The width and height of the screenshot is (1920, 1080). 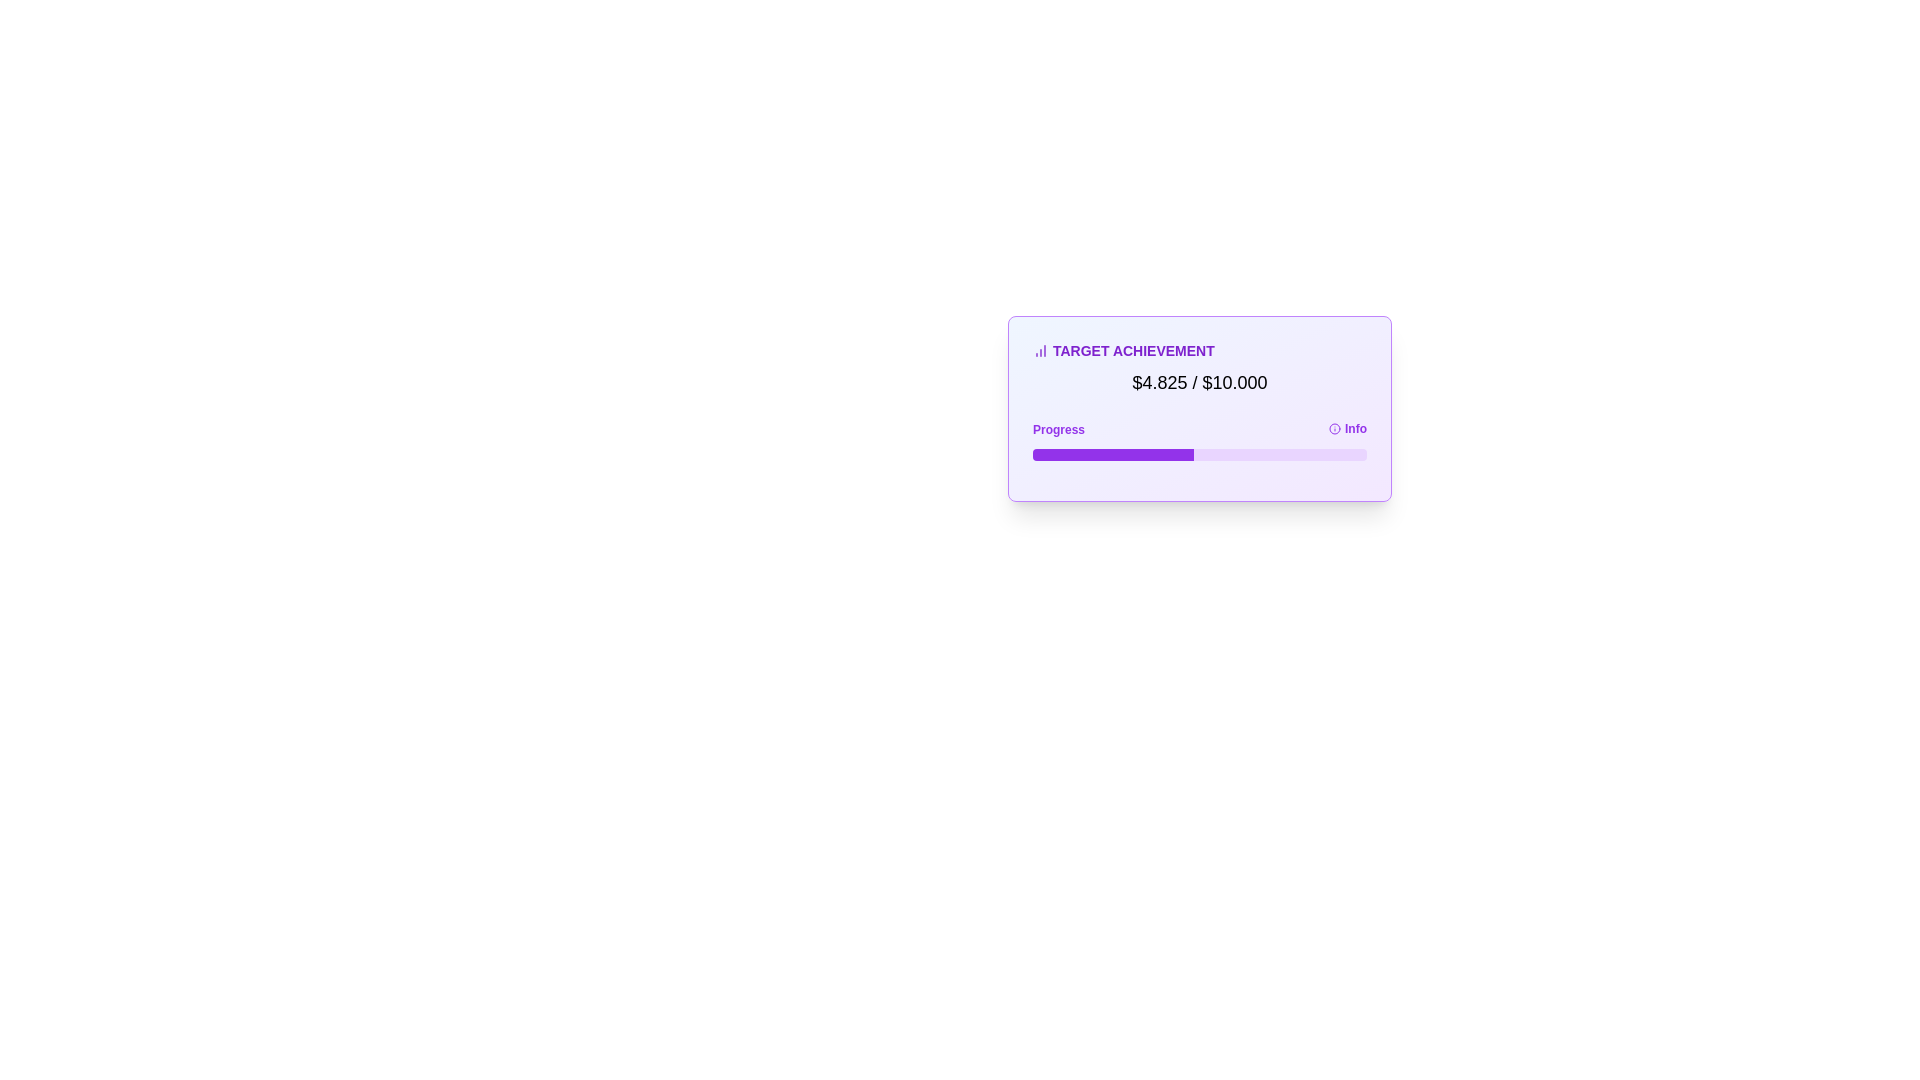 What do you see at coordinates (1348, 427) in the screenshot?
I see `the informational label with an accompanying icon located` at bounding box center [1348, 427].